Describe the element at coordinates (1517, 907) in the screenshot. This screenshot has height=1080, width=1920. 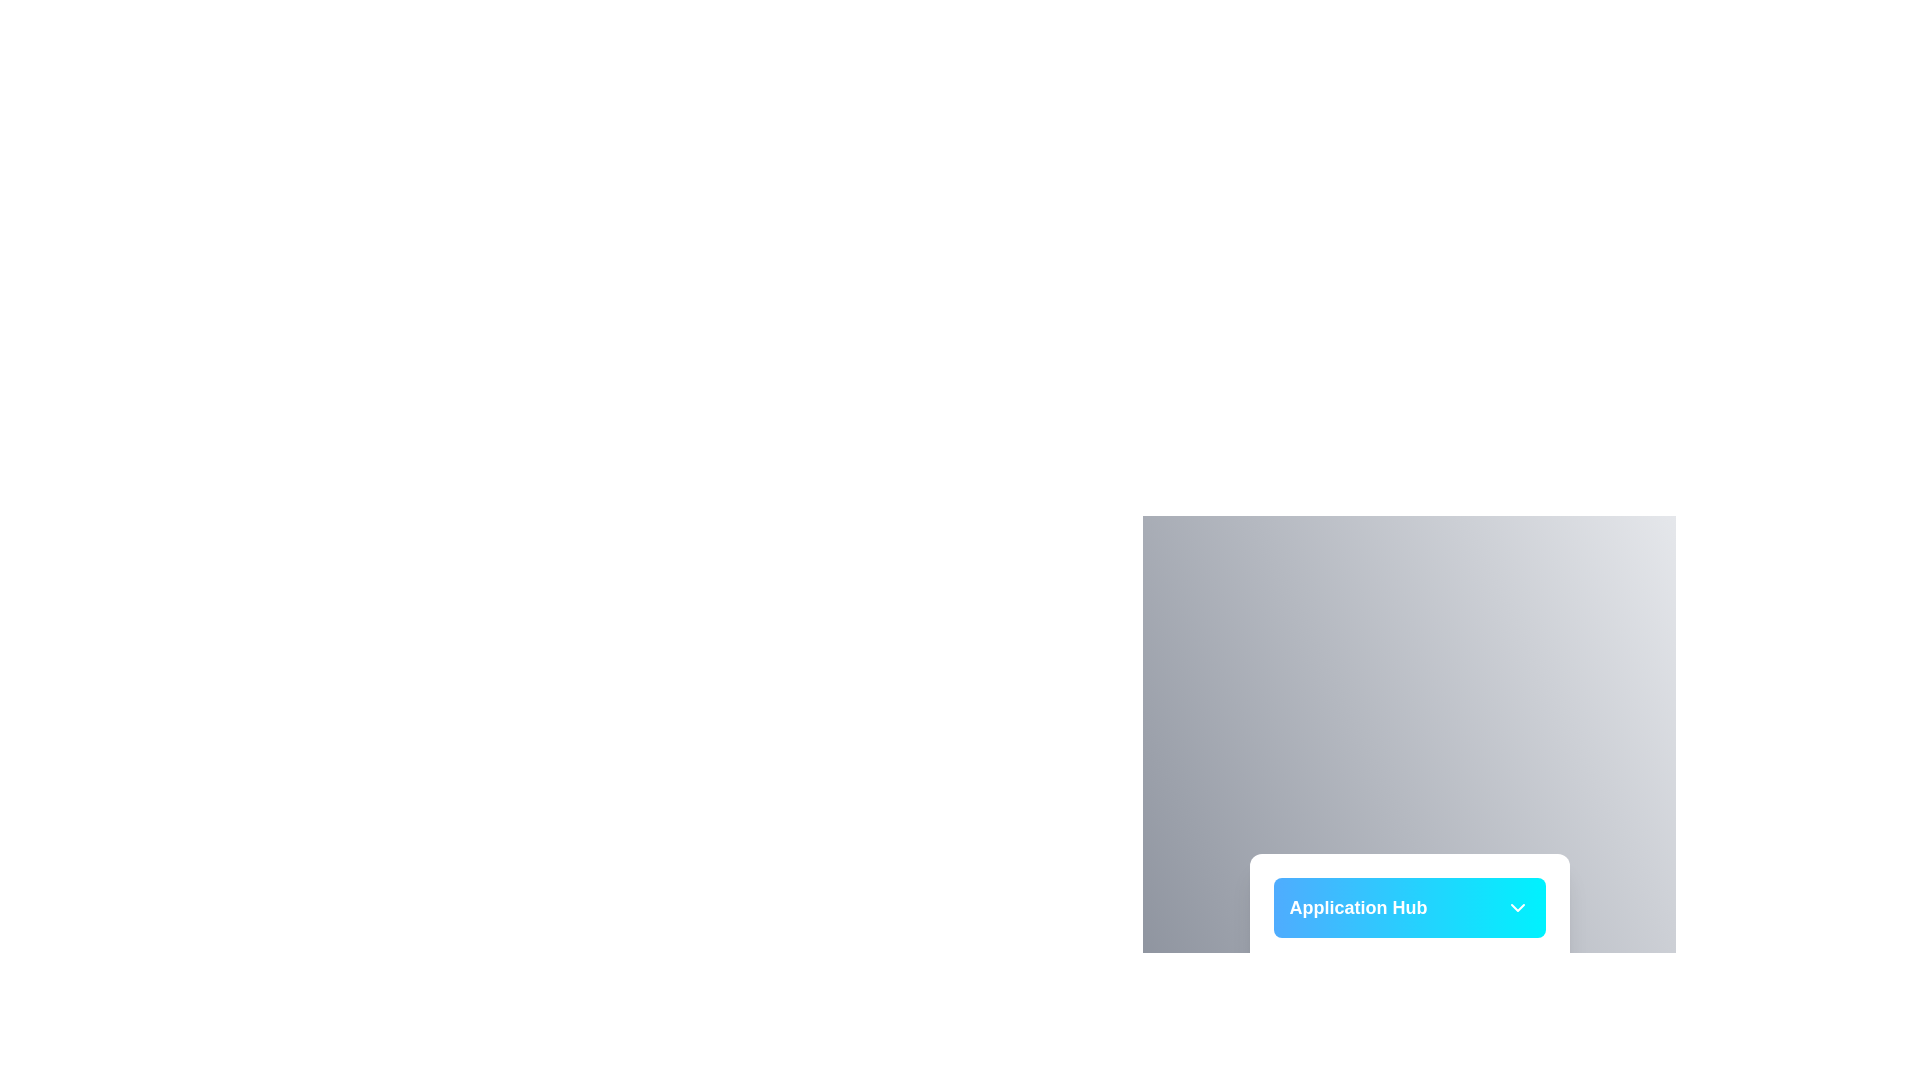
I see `the dropdown toggle button to toggle the menu` at that location.